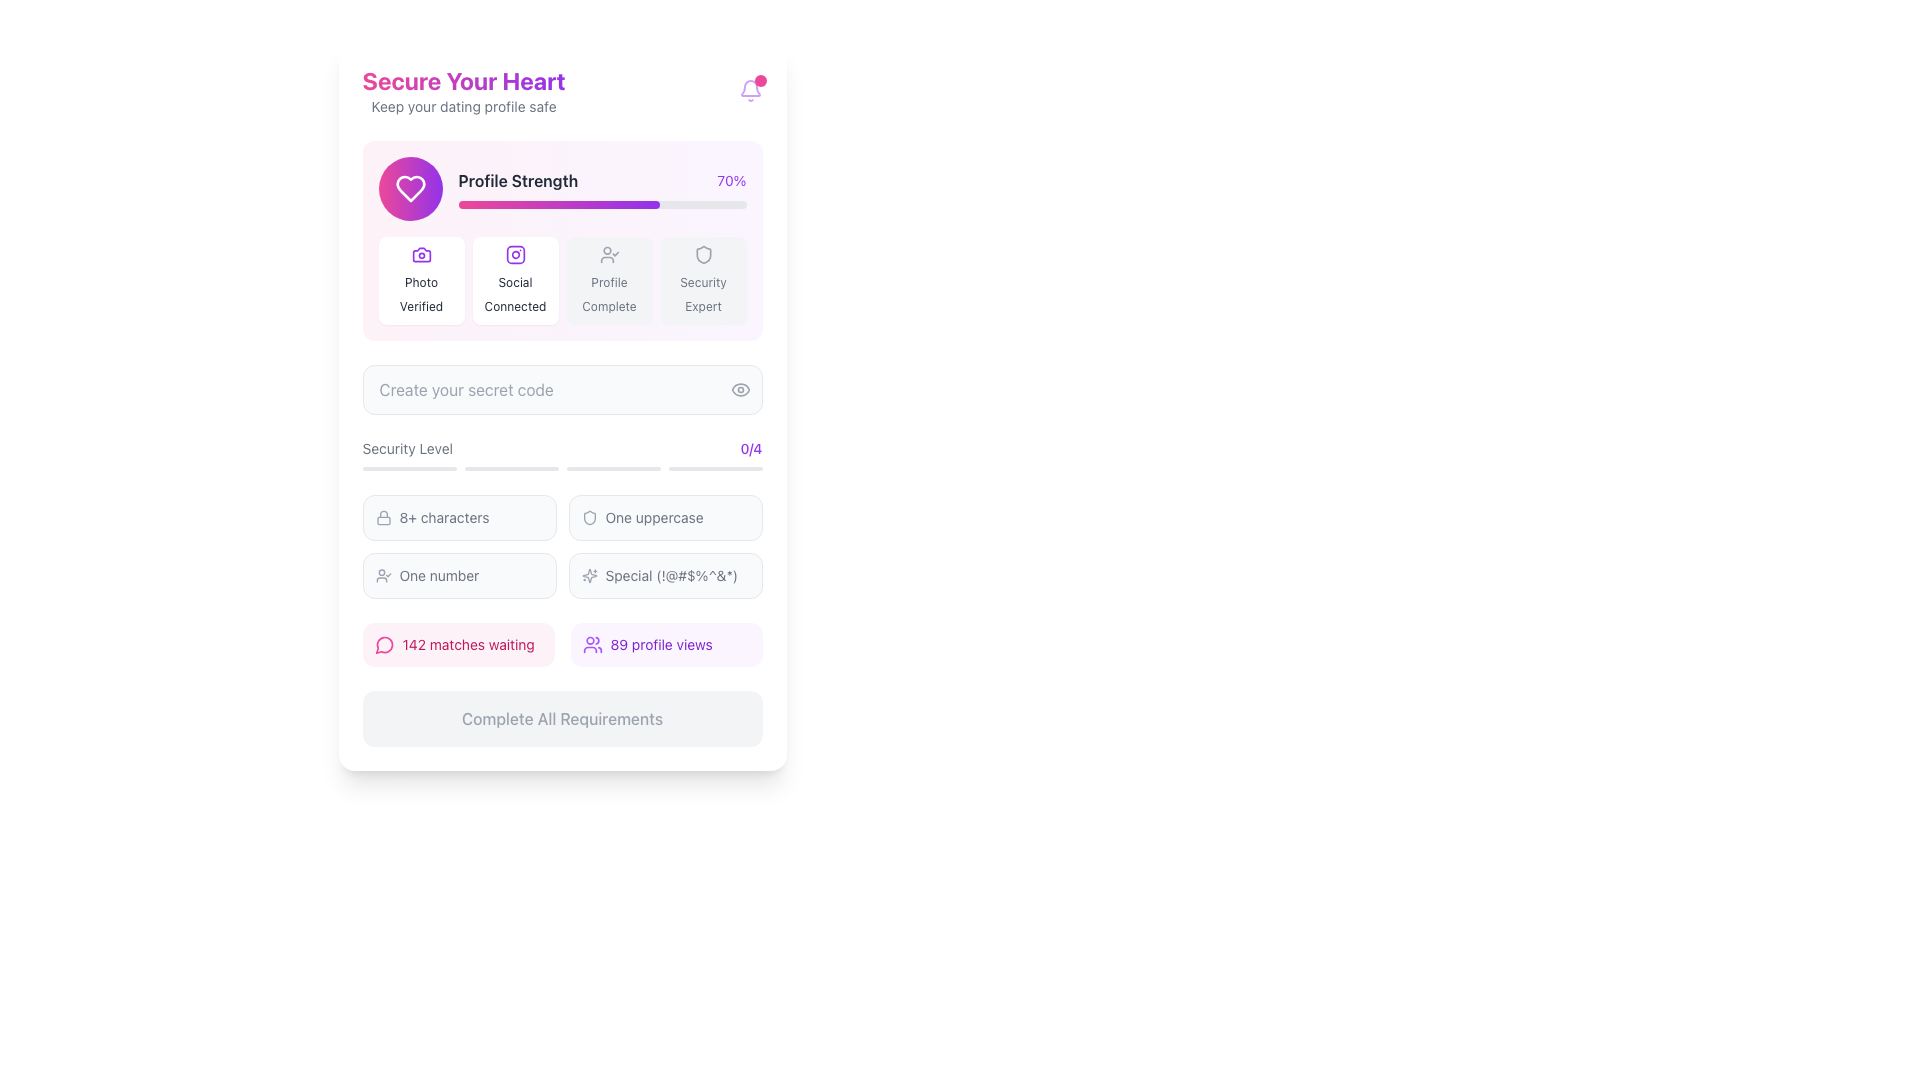  Describe the element at coordinates (443, 516) in the screenshot. I see `the text label displaying '8+ characters' in a small gray font, located below the 'Security Level' section and aligned with other similar labels` at that location.